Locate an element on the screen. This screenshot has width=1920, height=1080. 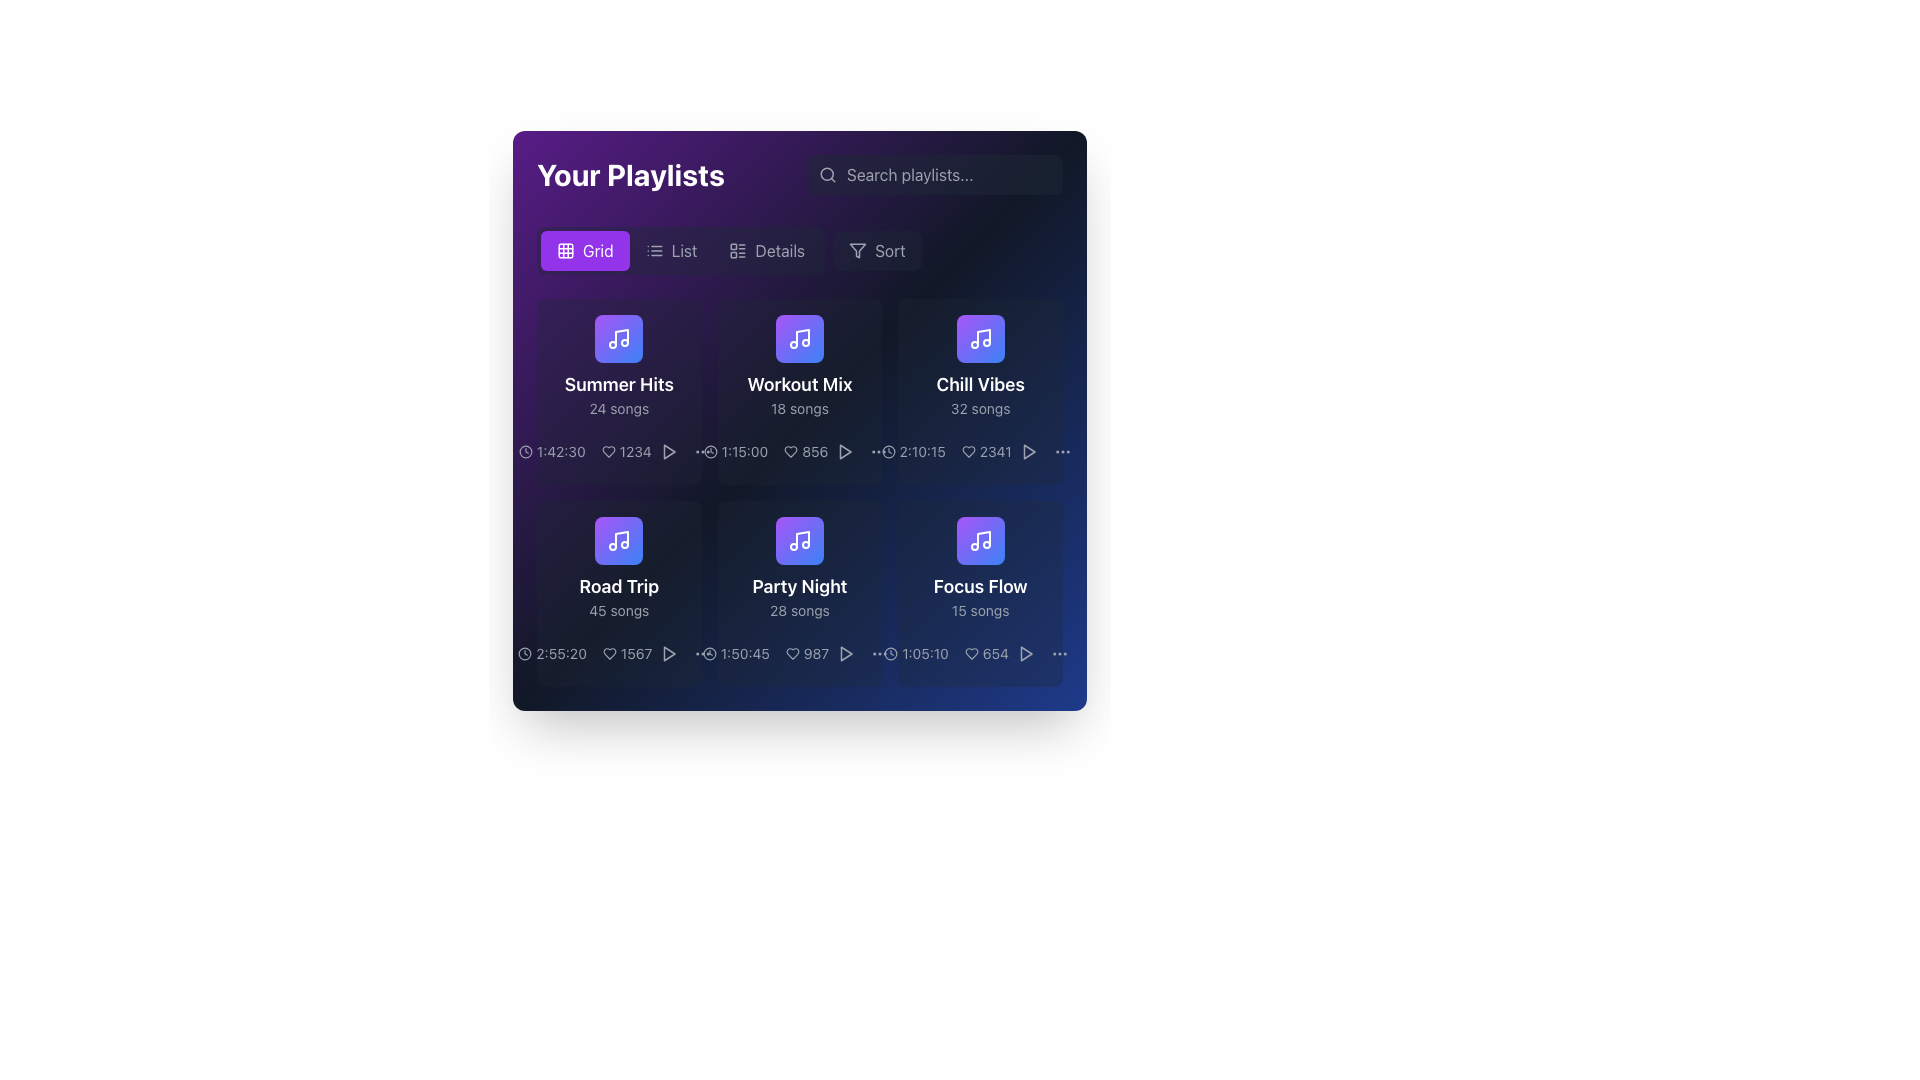
the triangular play button located below the playlist grid, specifically in the third column of the second row, to play the playlist is located at coordinates (670, 654).